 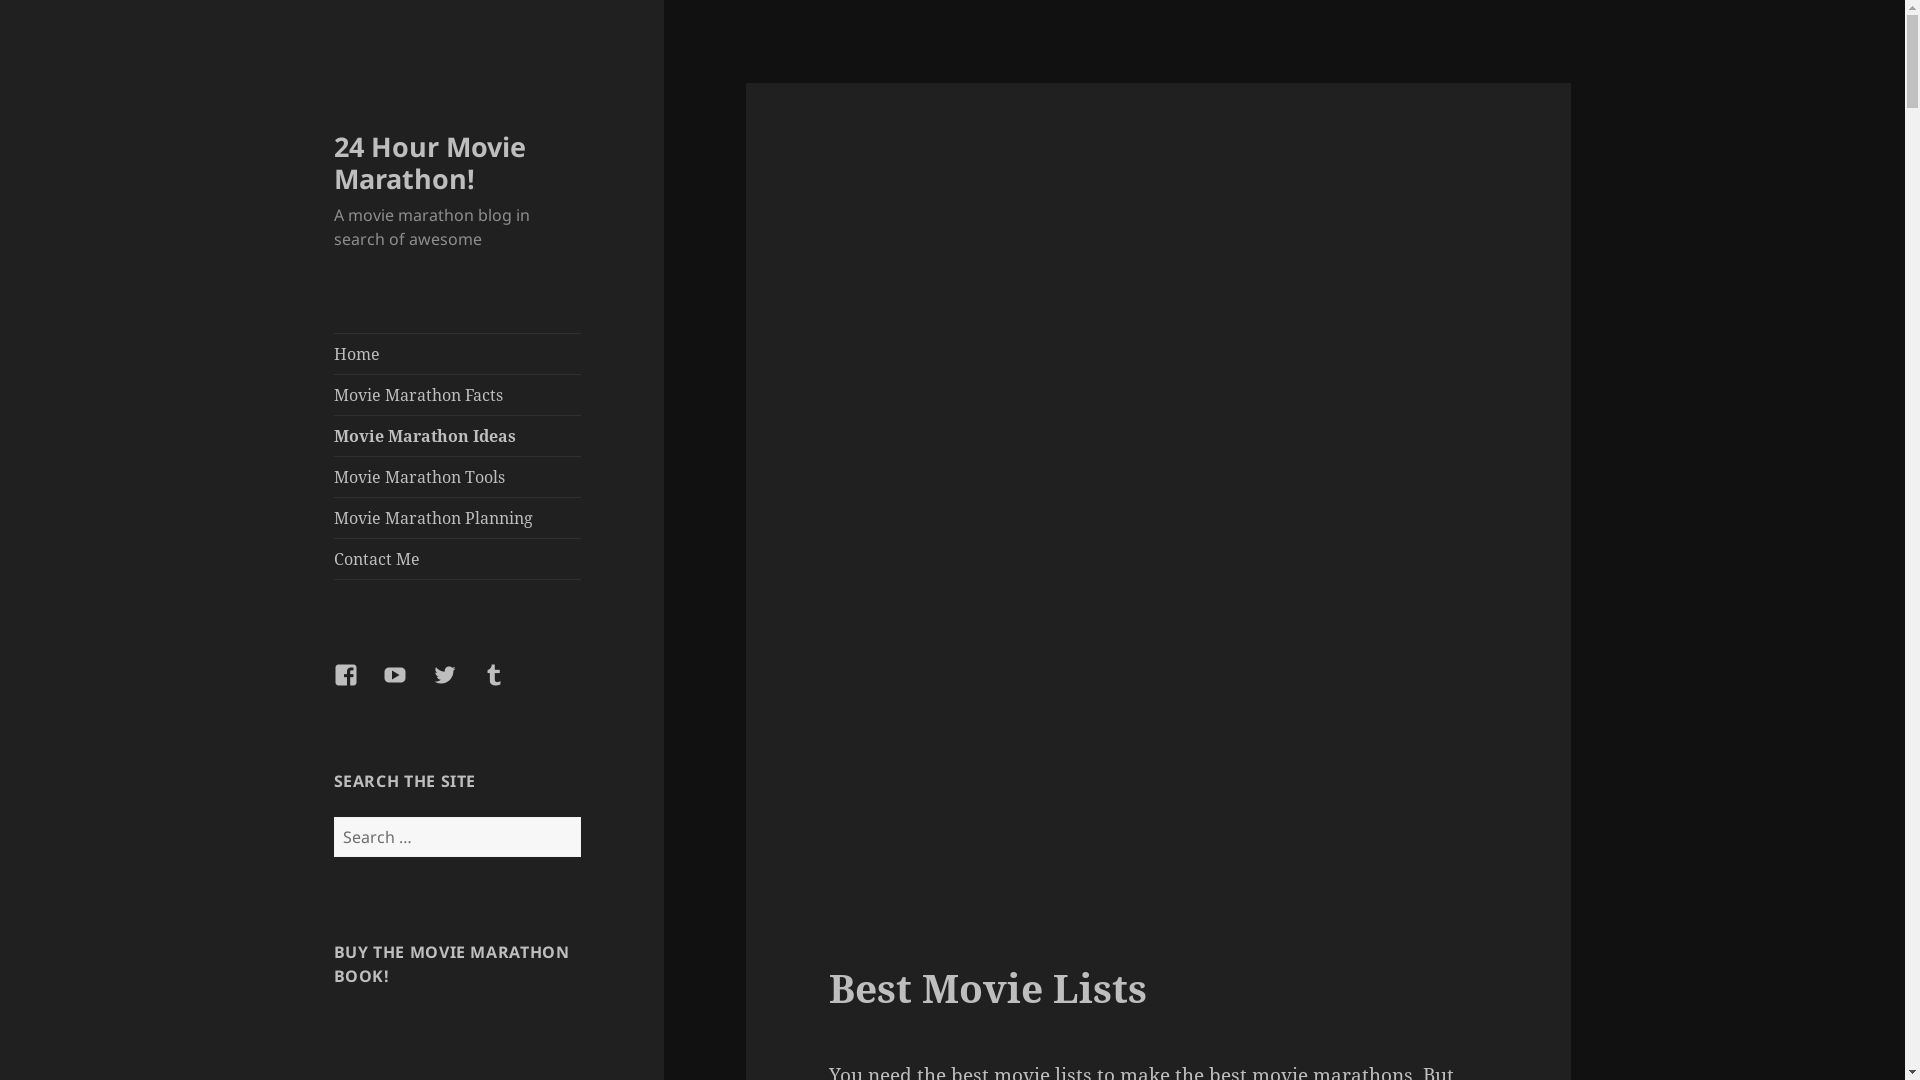 I want to click on 'Home', so click(x=456, y=353).